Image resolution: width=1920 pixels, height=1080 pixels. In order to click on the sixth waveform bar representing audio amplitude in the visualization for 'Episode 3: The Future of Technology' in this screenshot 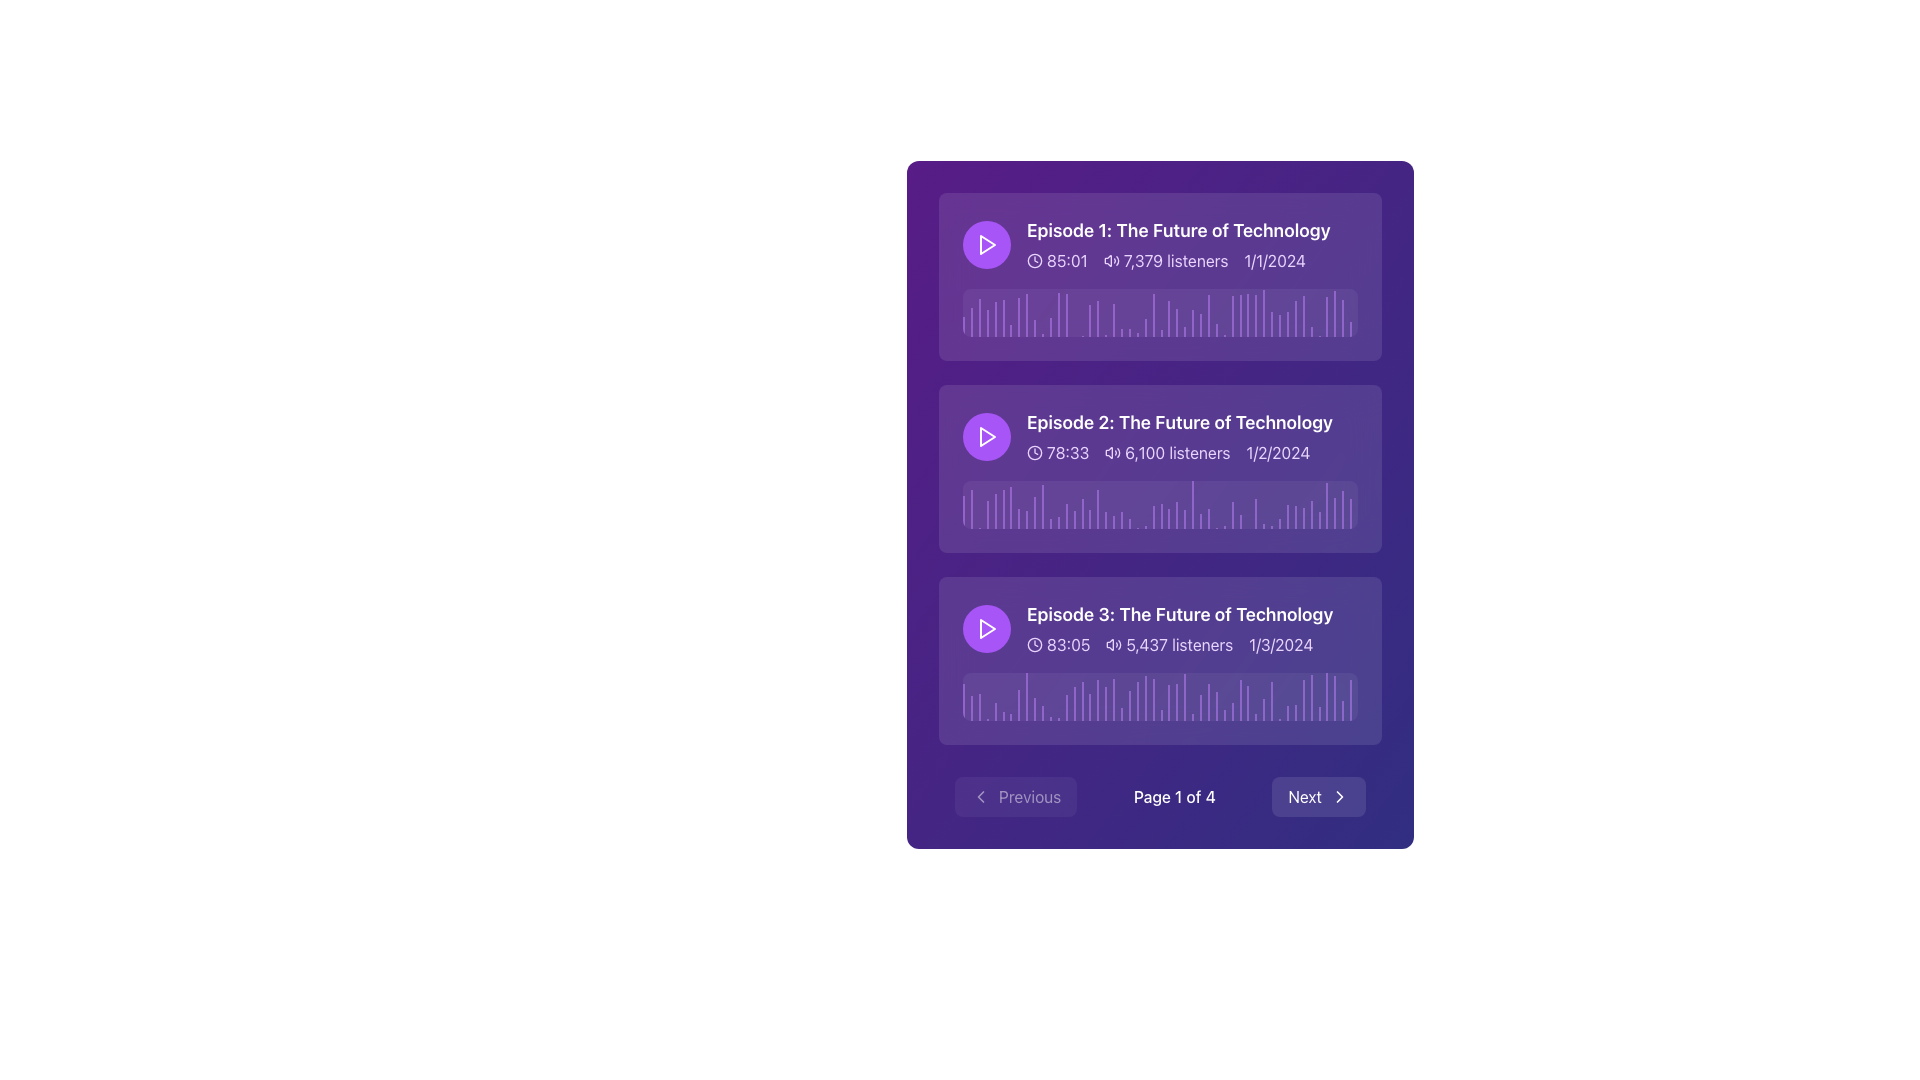, I will do `click(1003, 715)`.